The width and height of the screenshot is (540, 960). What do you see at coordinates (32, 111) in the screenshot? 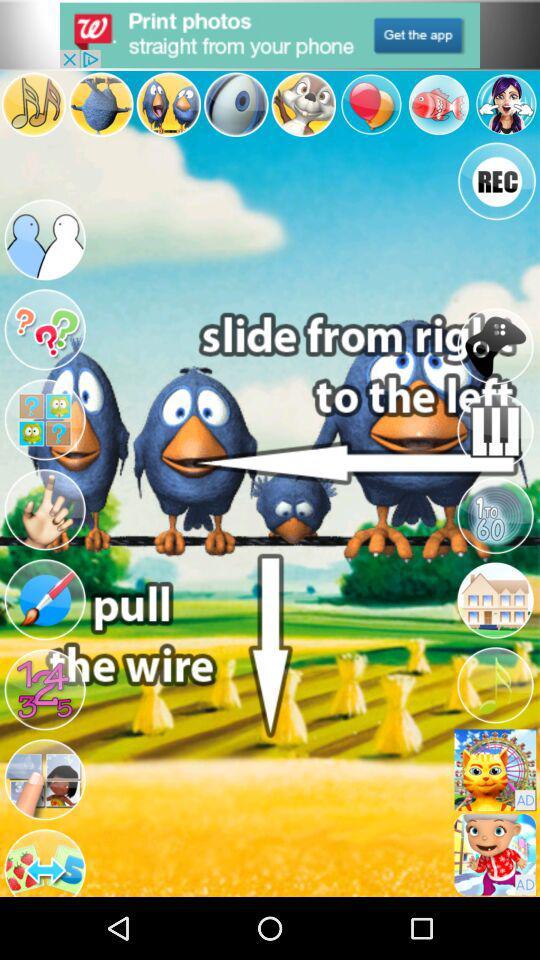
I see `the music icon` at bounding box center [32, 111].